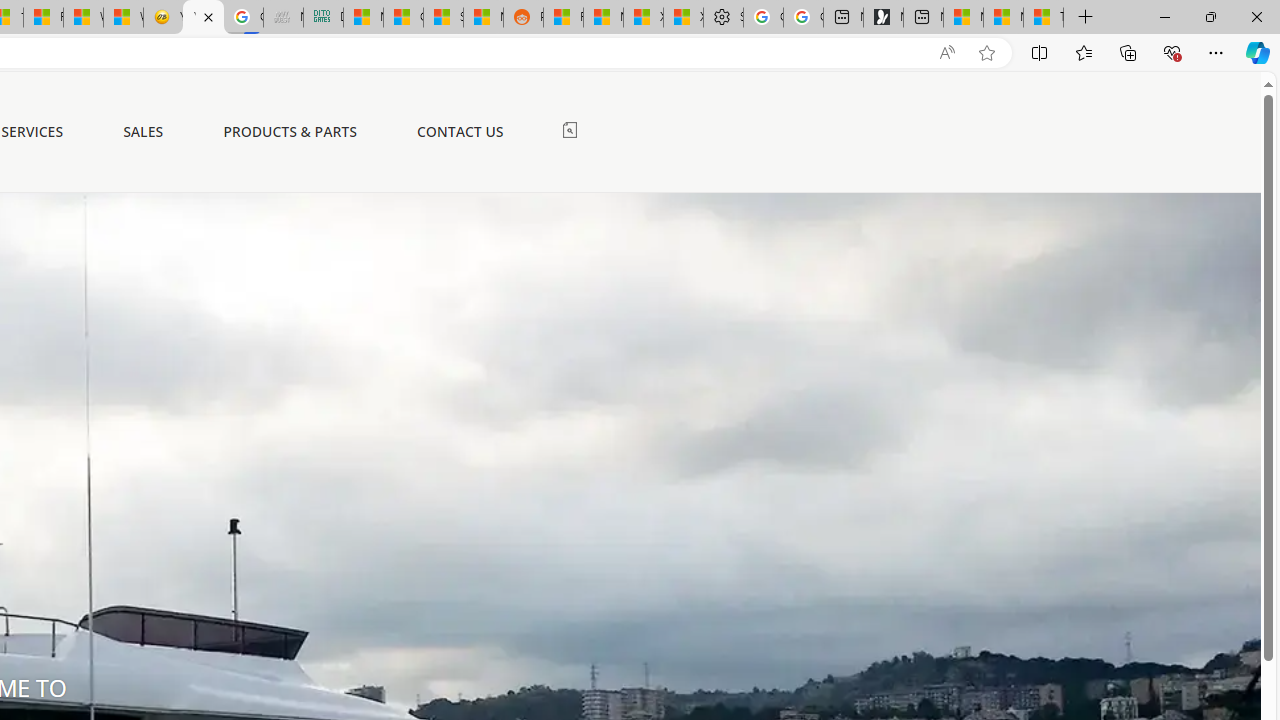  I want to click on 'SALES', so click(143, 131).